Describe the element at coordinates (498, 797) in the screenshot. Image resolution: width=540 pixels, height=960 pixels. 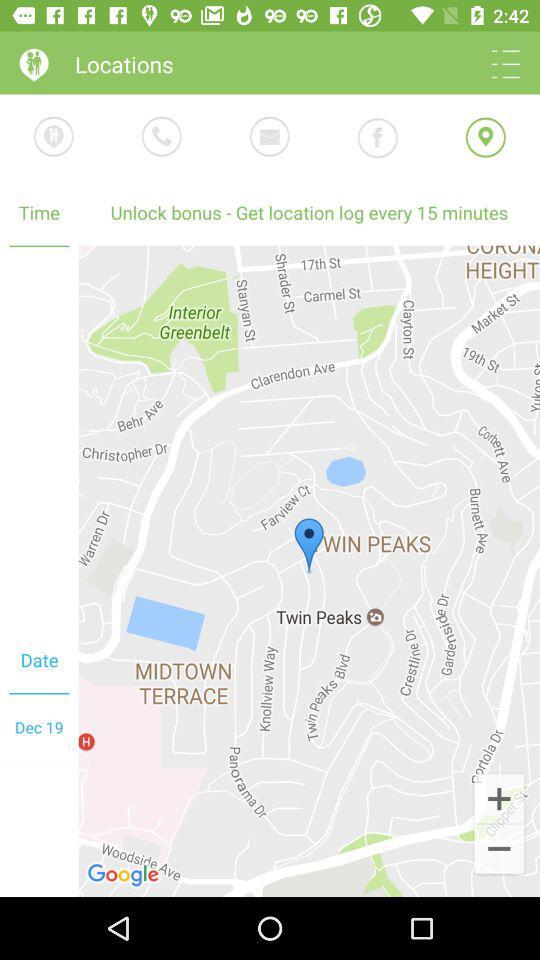
I see `the item below the unlock bonus get item` at that location.